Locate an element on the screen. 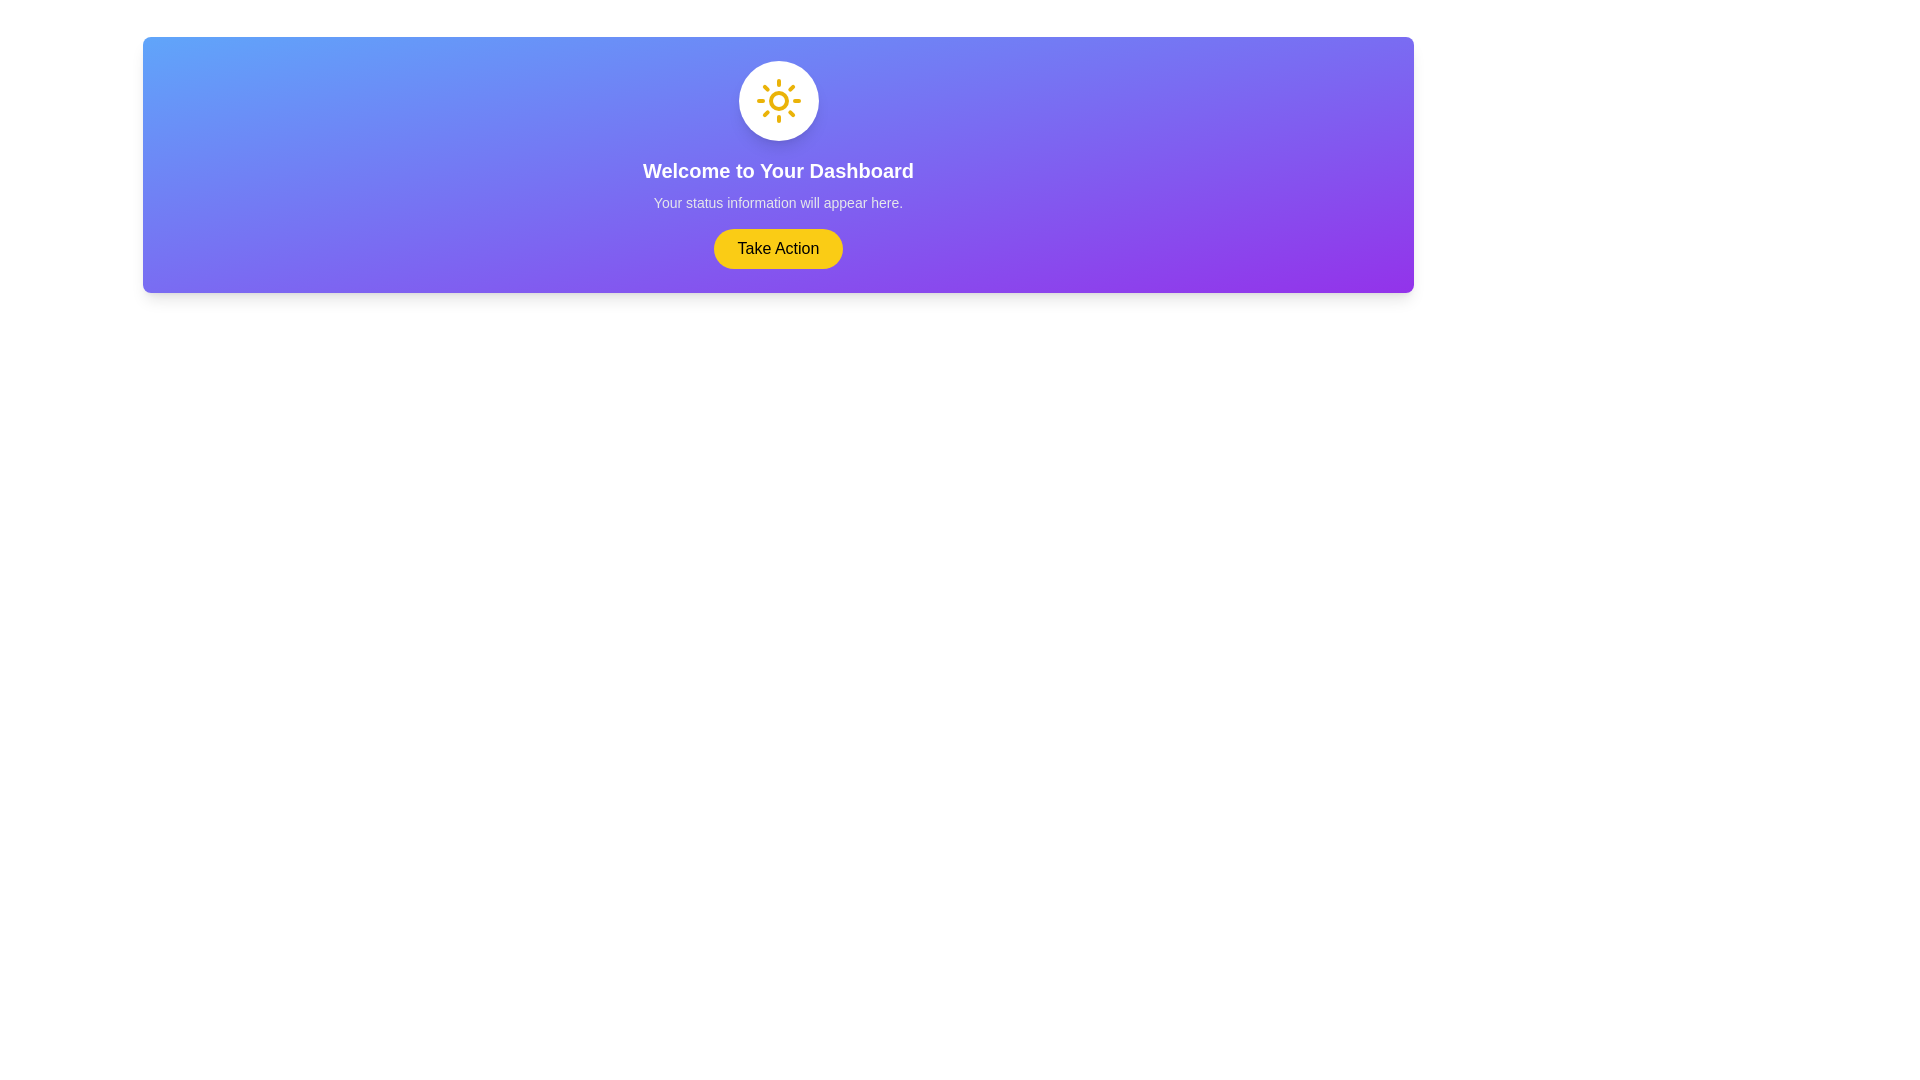 The image size is (1920, 1080). the pill-shaped button with a yellow background and black text reading 'Take Action' to observe its hover effects is located at coordinates (777, 248).